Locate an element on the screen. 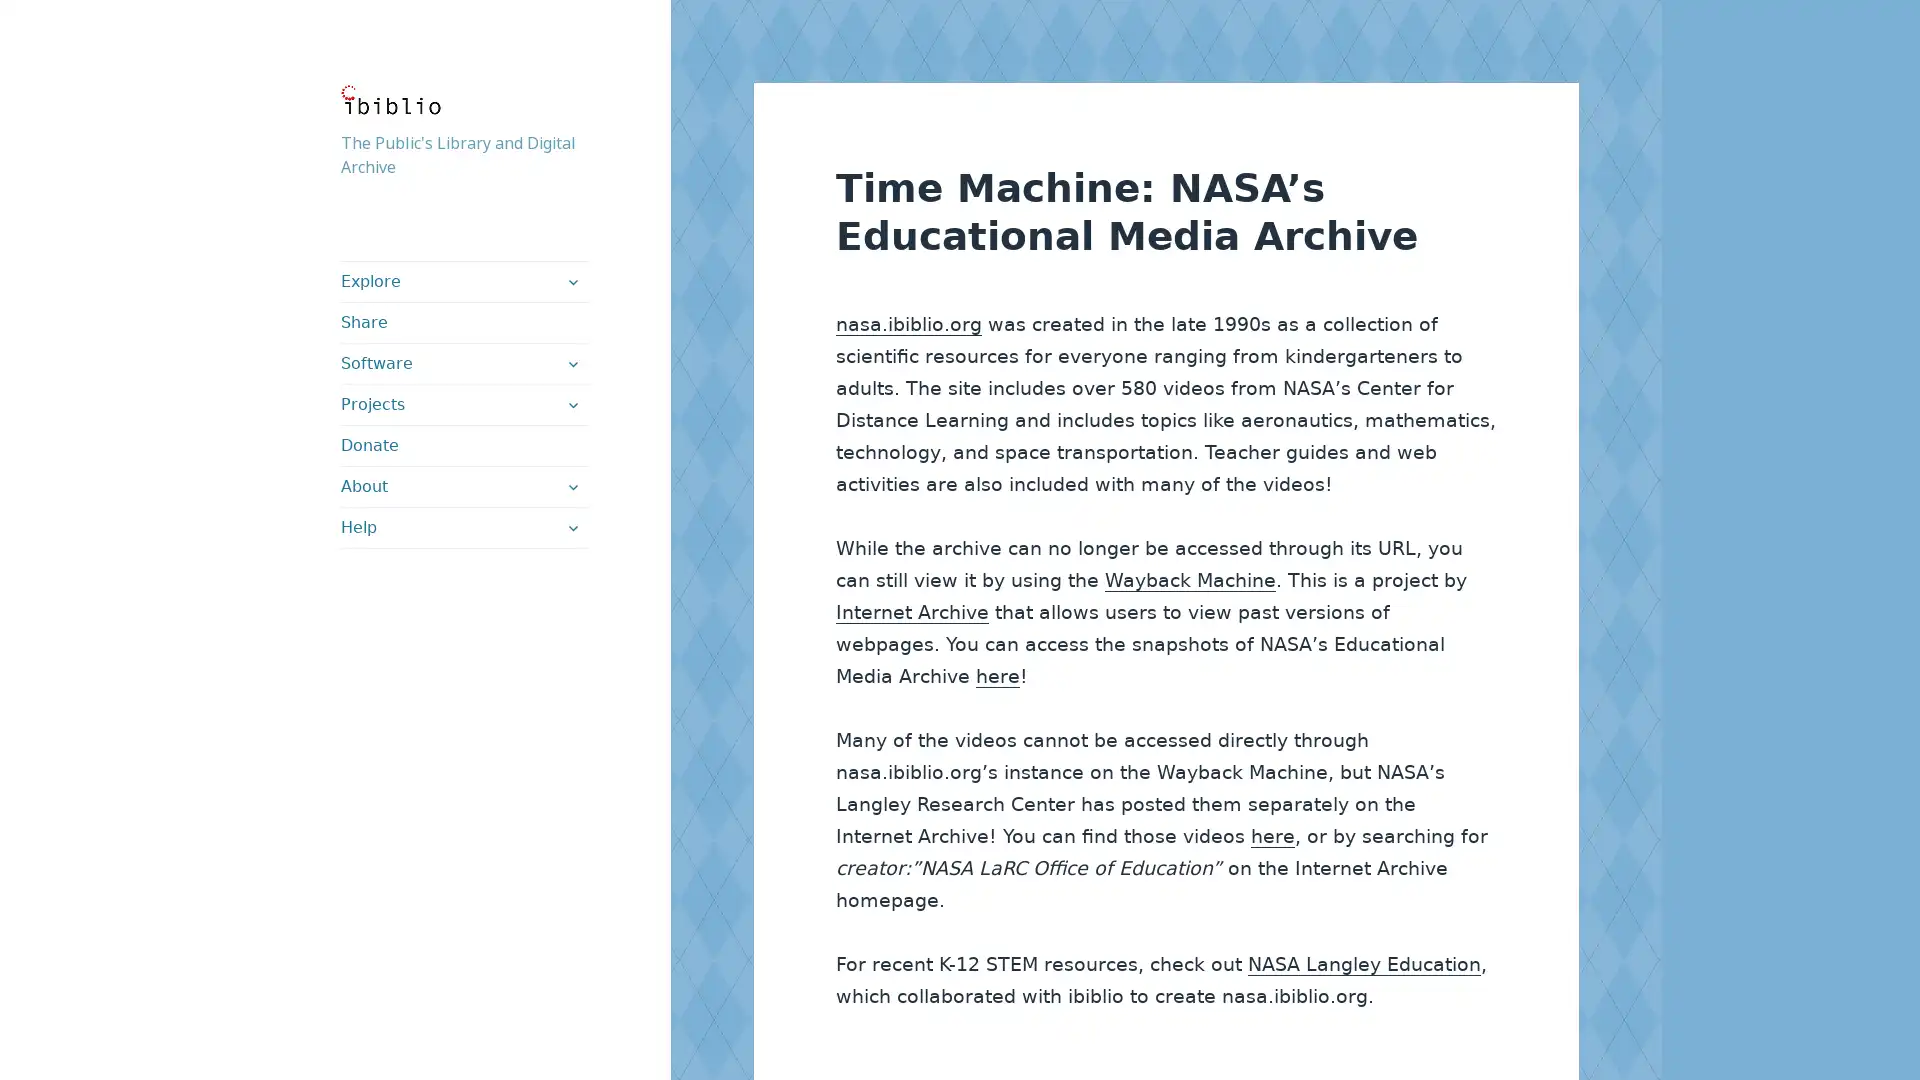  expand child menu is located at coordinates (570, 363).